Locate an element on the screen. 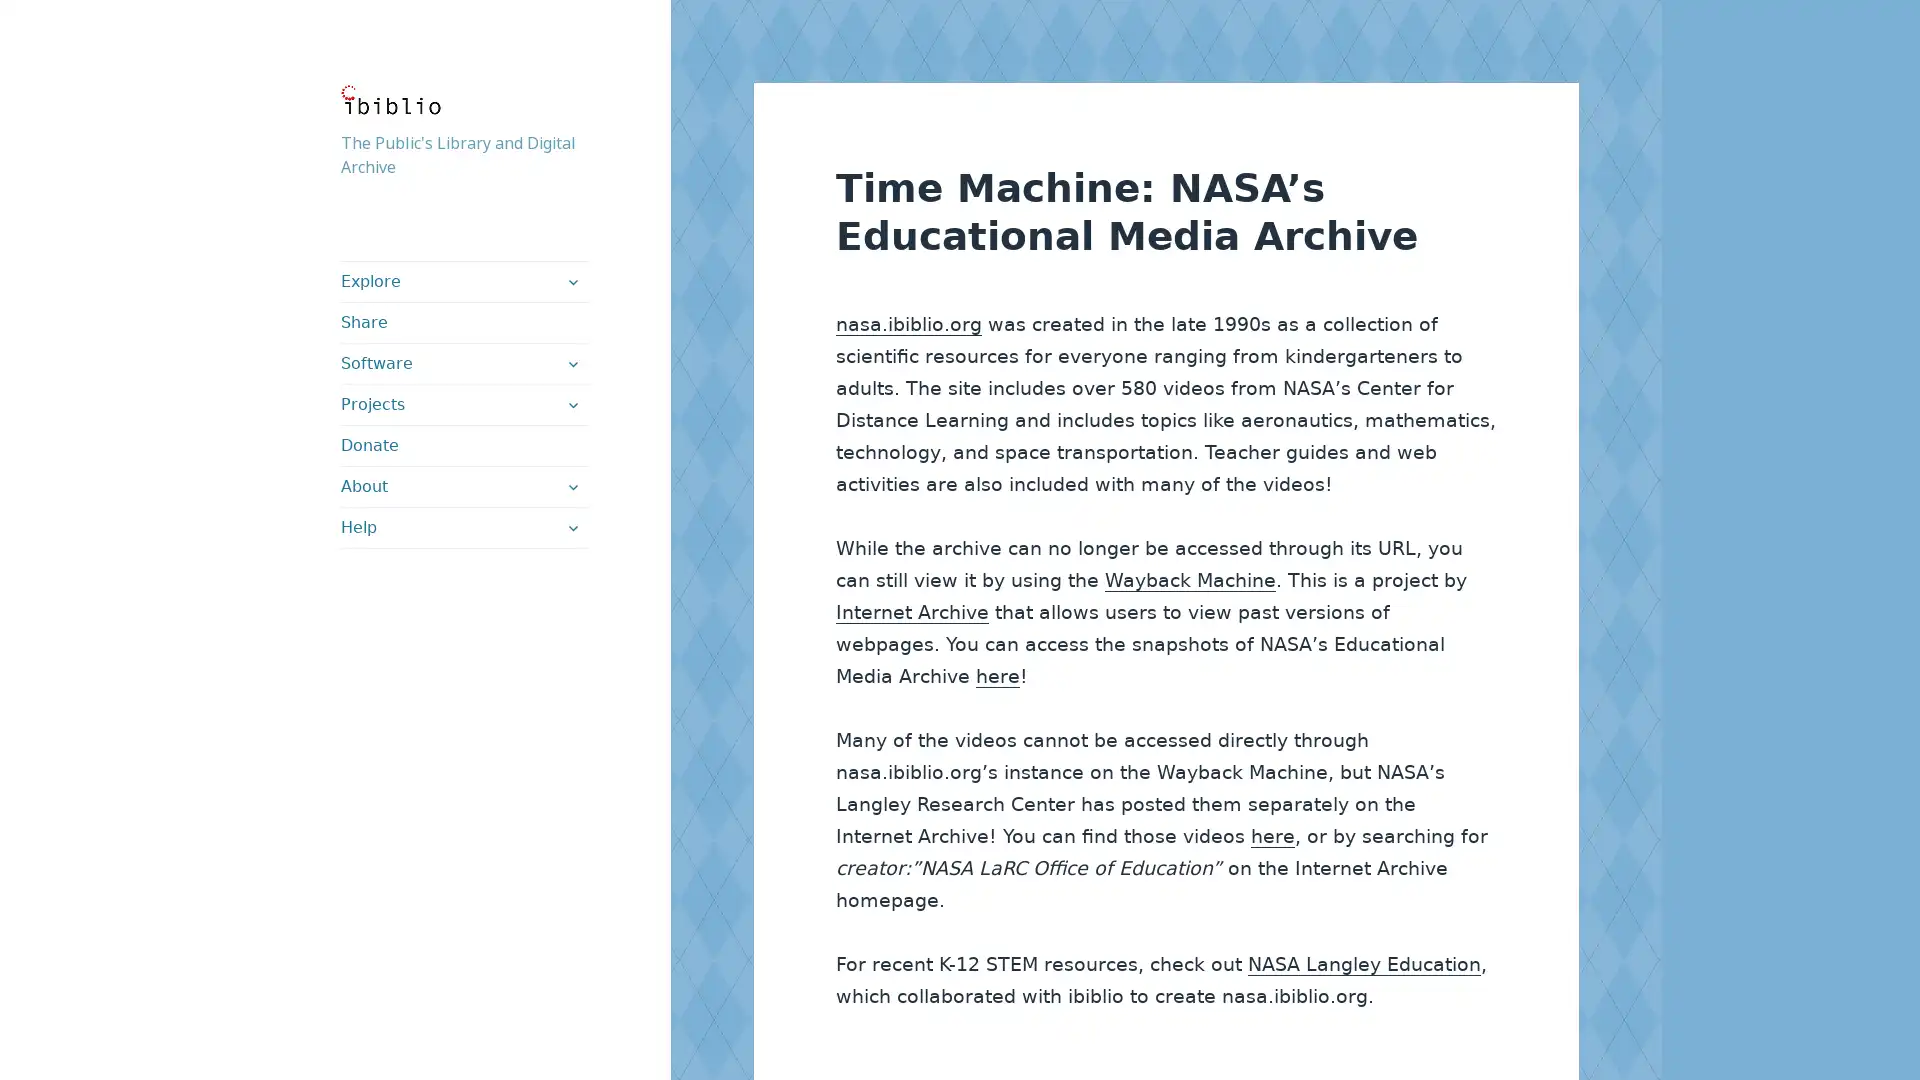  expand child menu is located at coordinates (570, 363).